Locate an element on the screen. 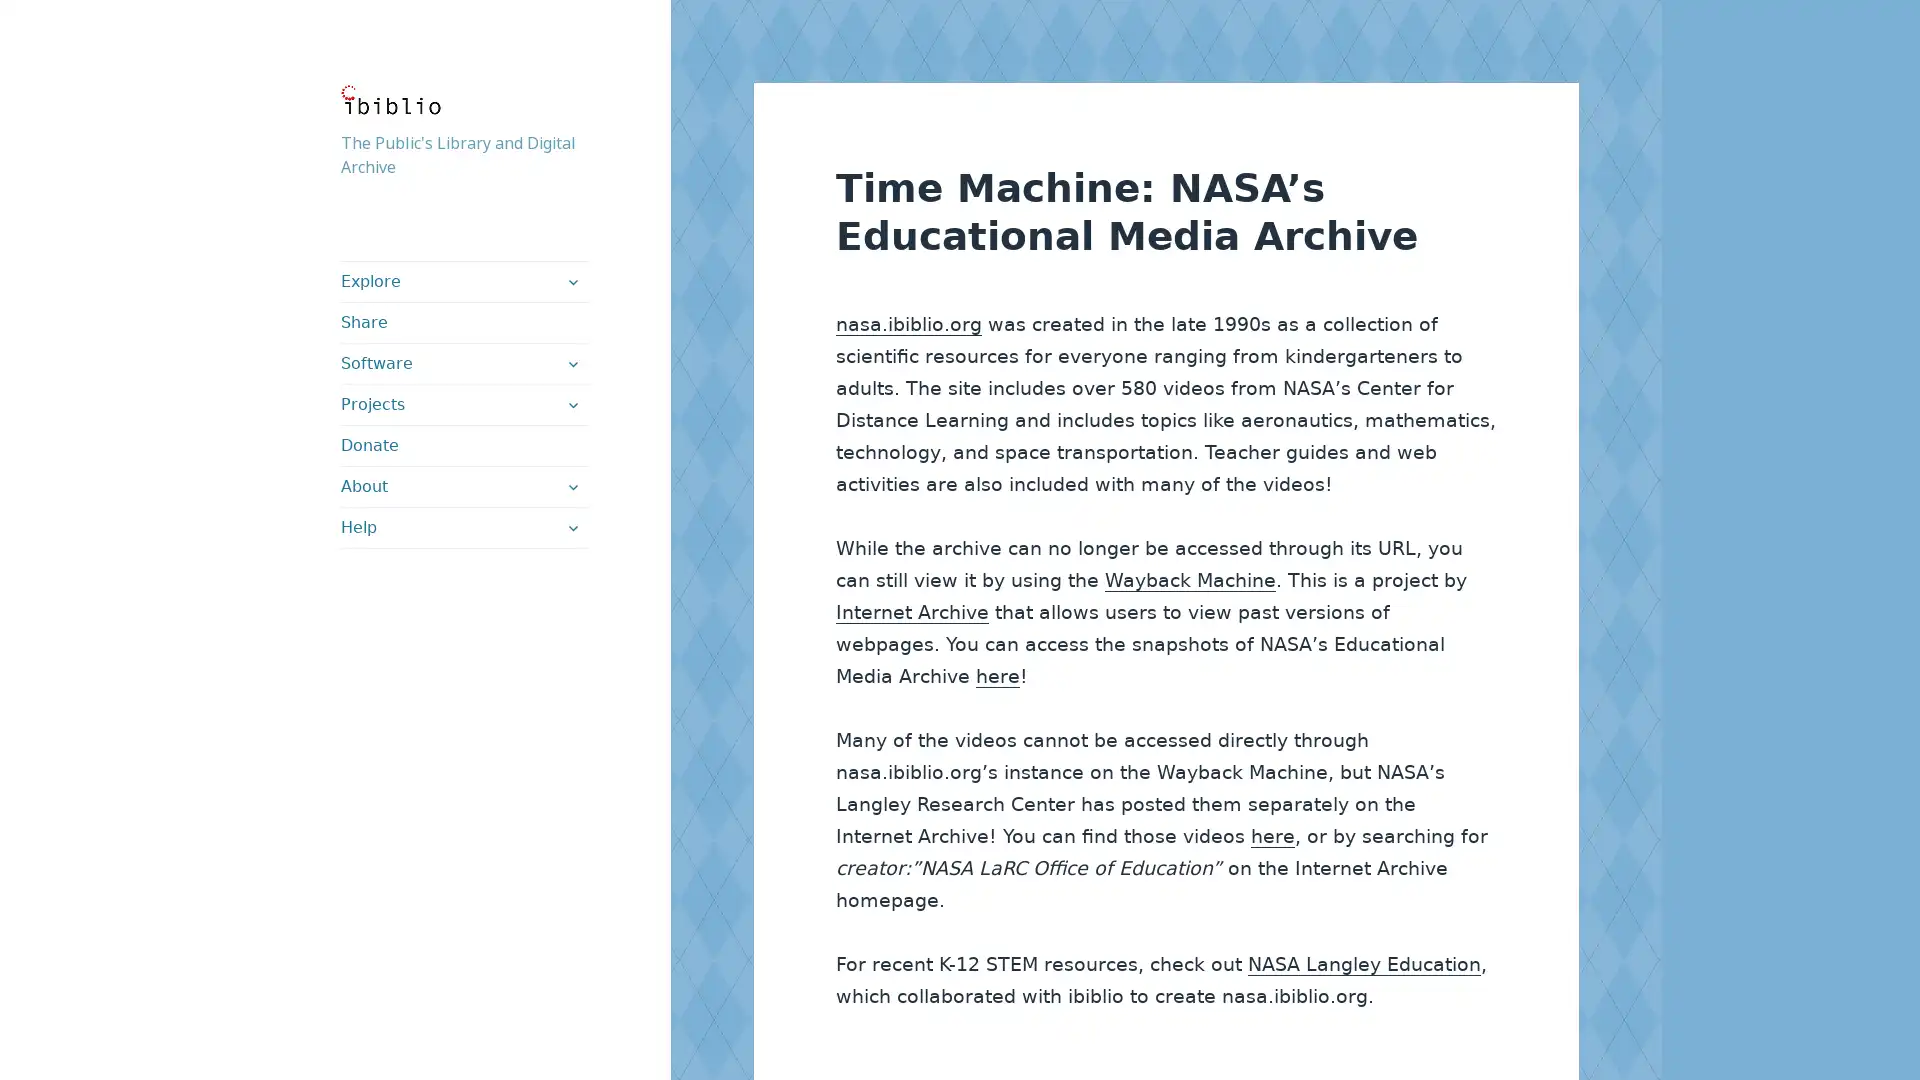  expand child menu is located at coordinates (570, 363).